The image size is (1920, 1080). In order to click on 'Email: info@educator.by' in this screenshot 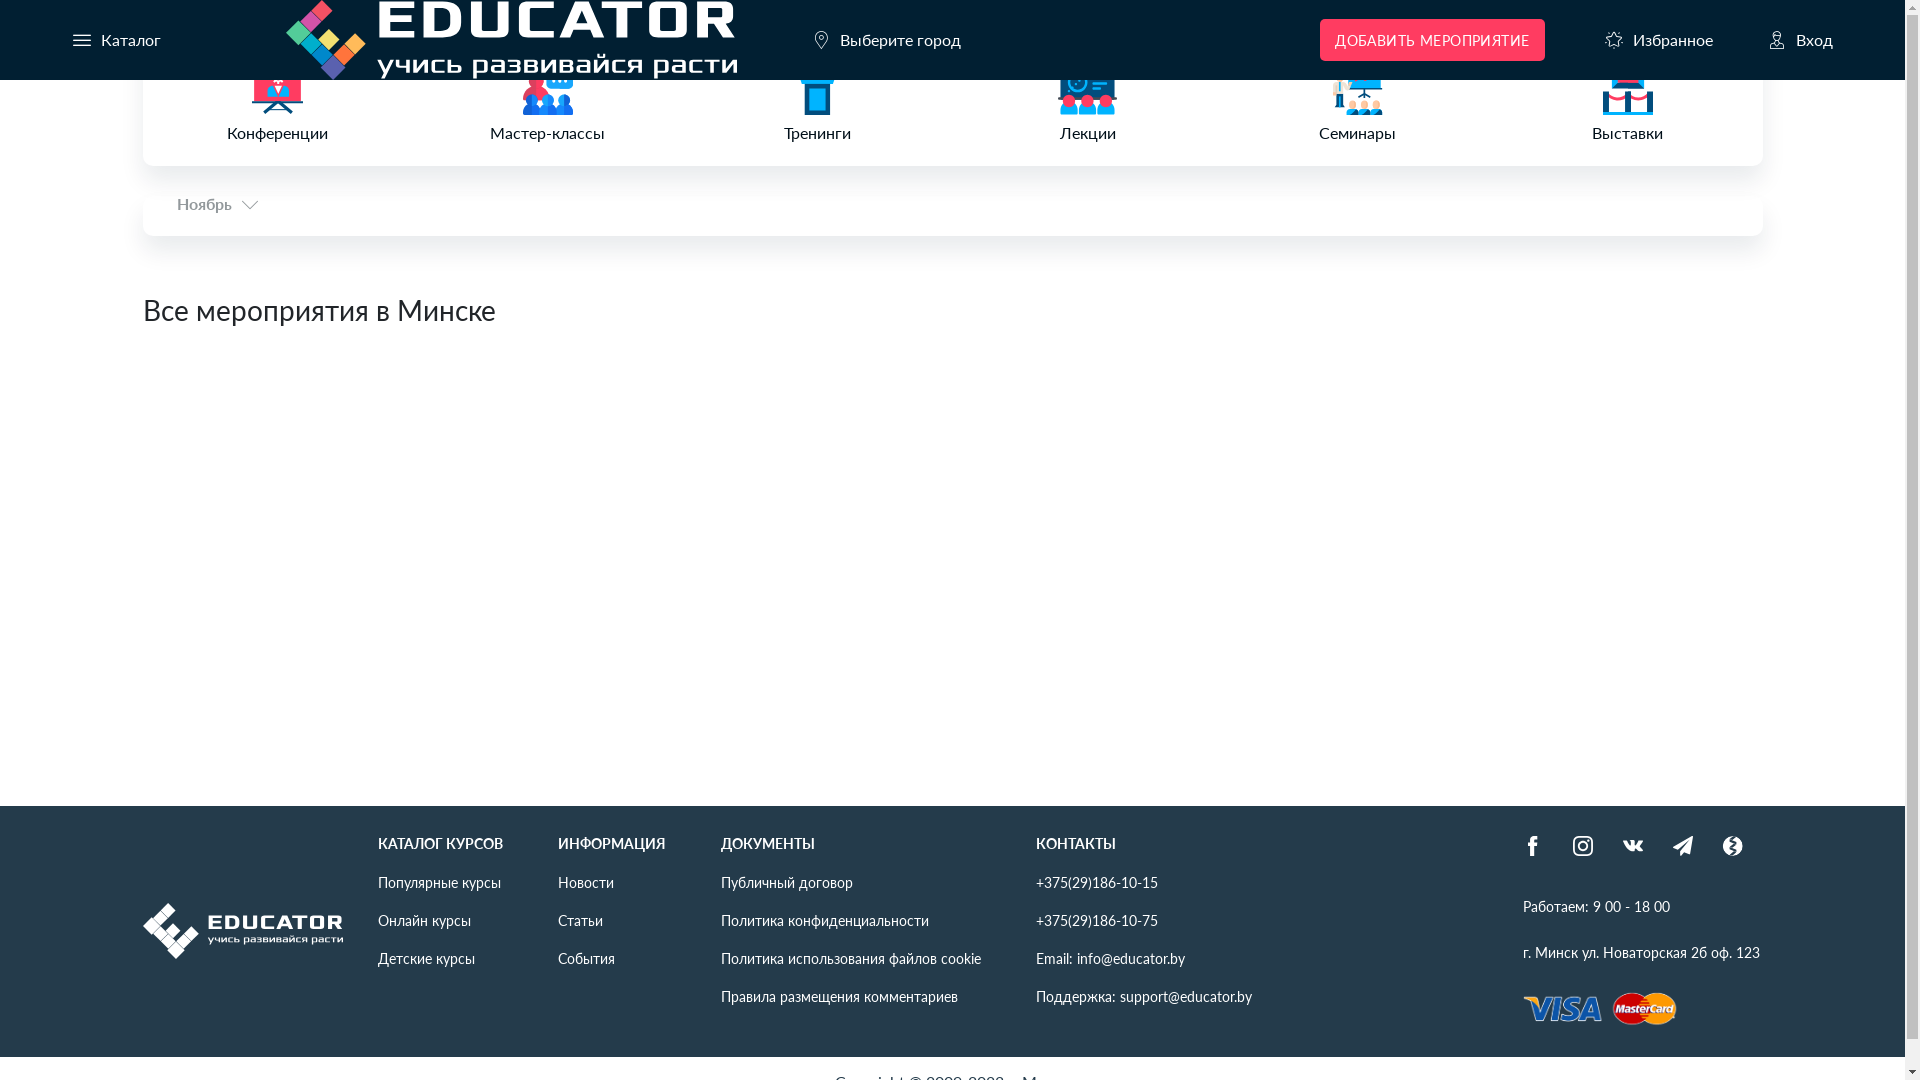, I will do `click(1109, 956)`.